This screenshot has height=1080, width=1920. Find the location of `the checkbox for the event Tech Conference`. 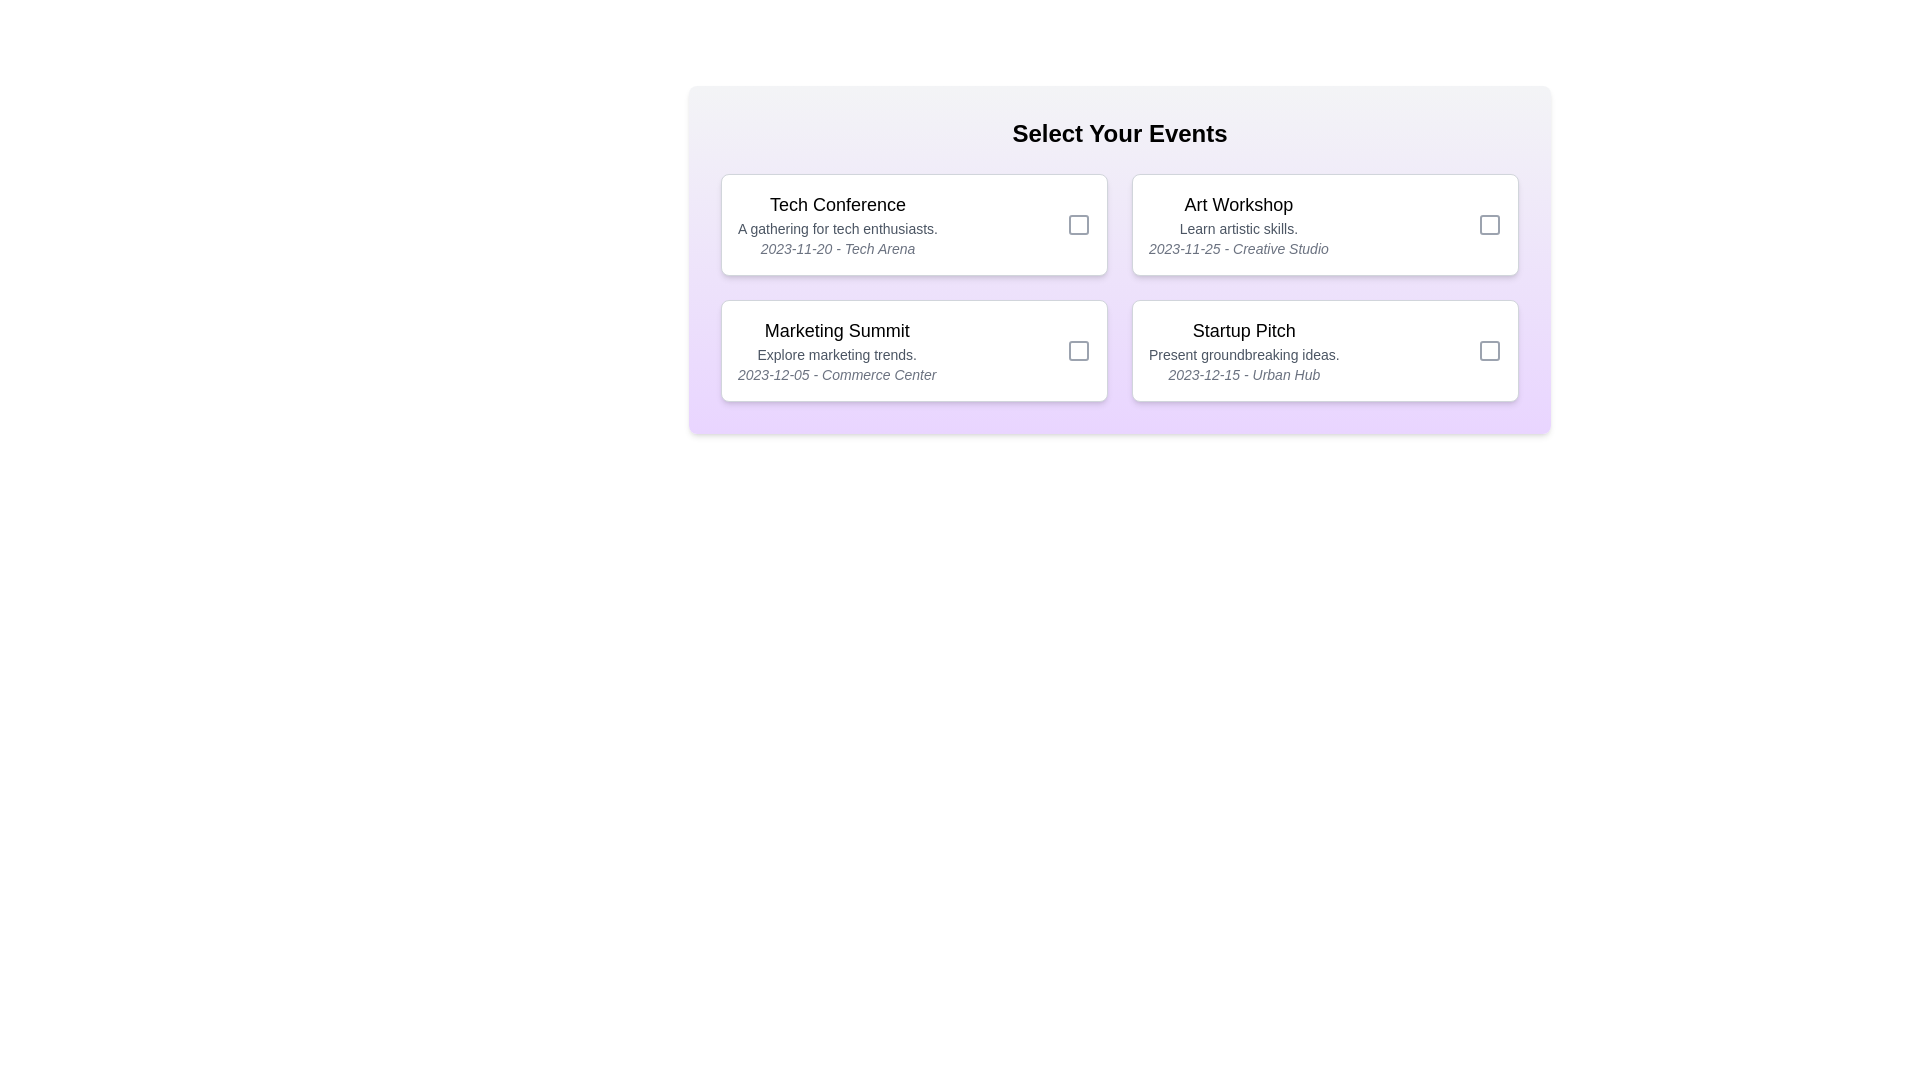

the checkbox for the event Tech Conference is located at coordinates (1079, 224).